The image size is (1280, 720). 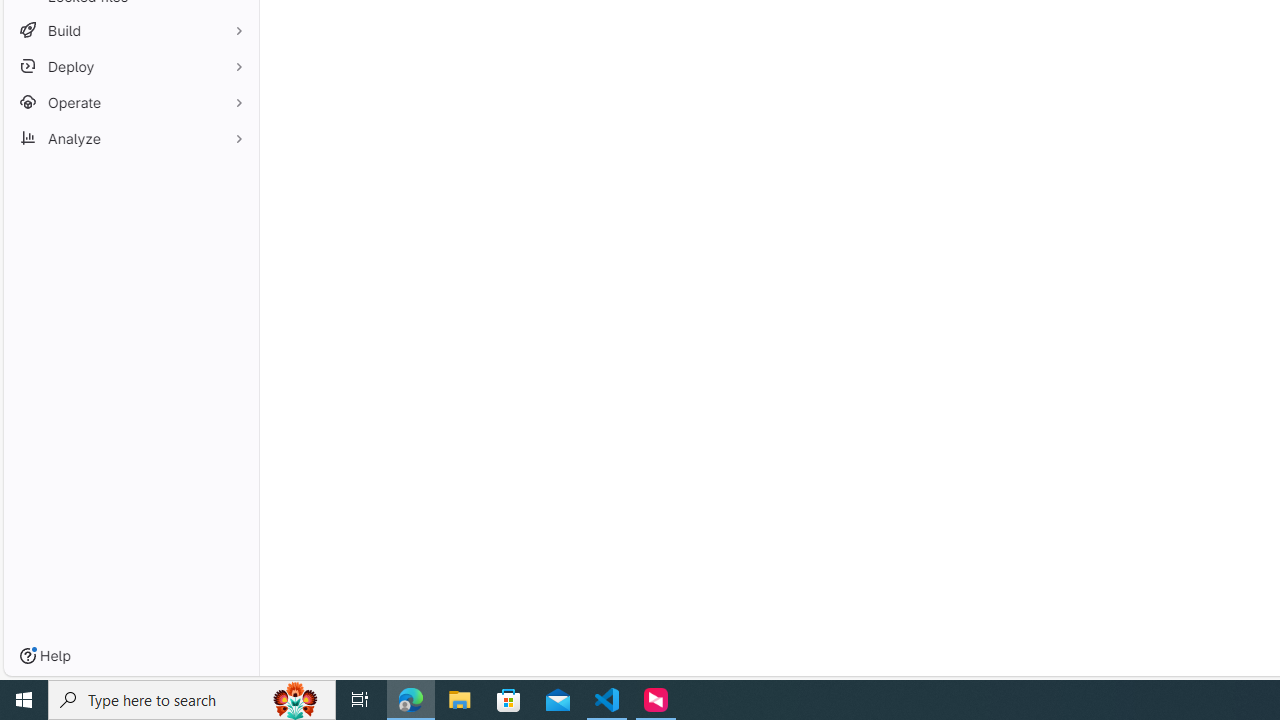 What do you see at coordinates (130, 30) in the screenshot?
I see `'Build'` at bounding box center [130, 30].